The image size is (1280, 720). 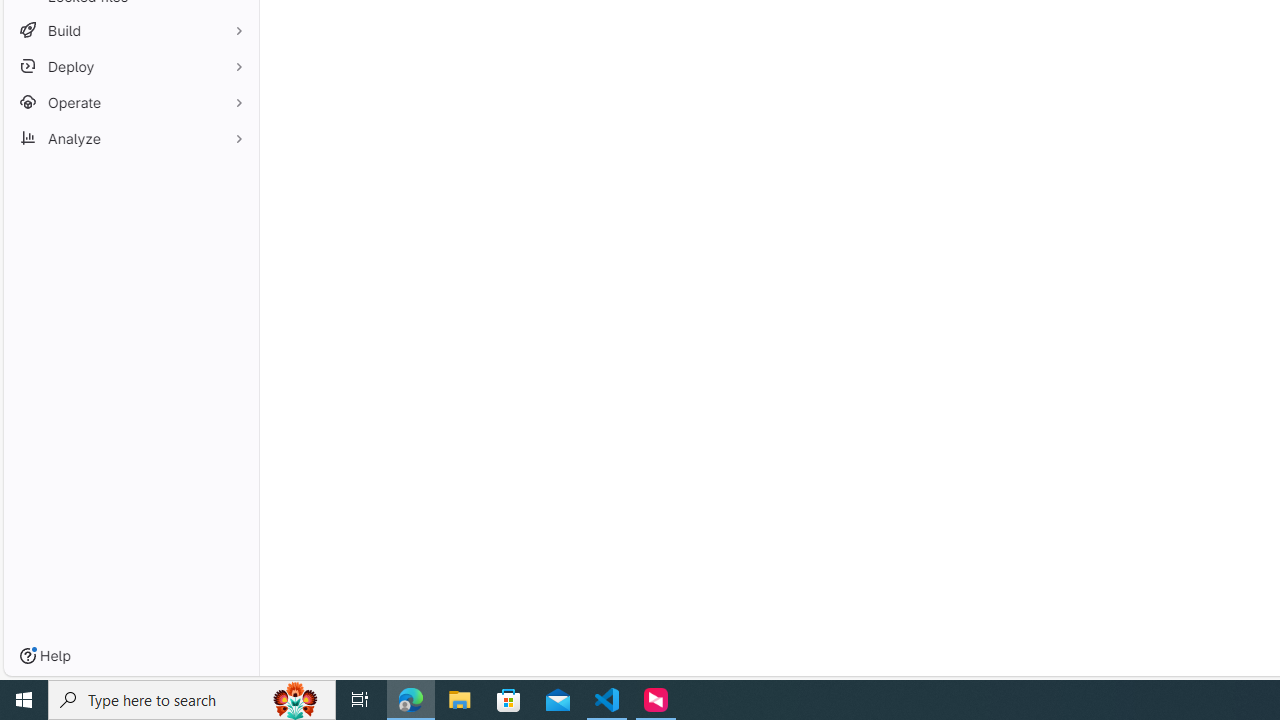 What do you see at coordinates (130, 30) in the screenshot?
I see `'Build'` at bounding box center [130, 30].